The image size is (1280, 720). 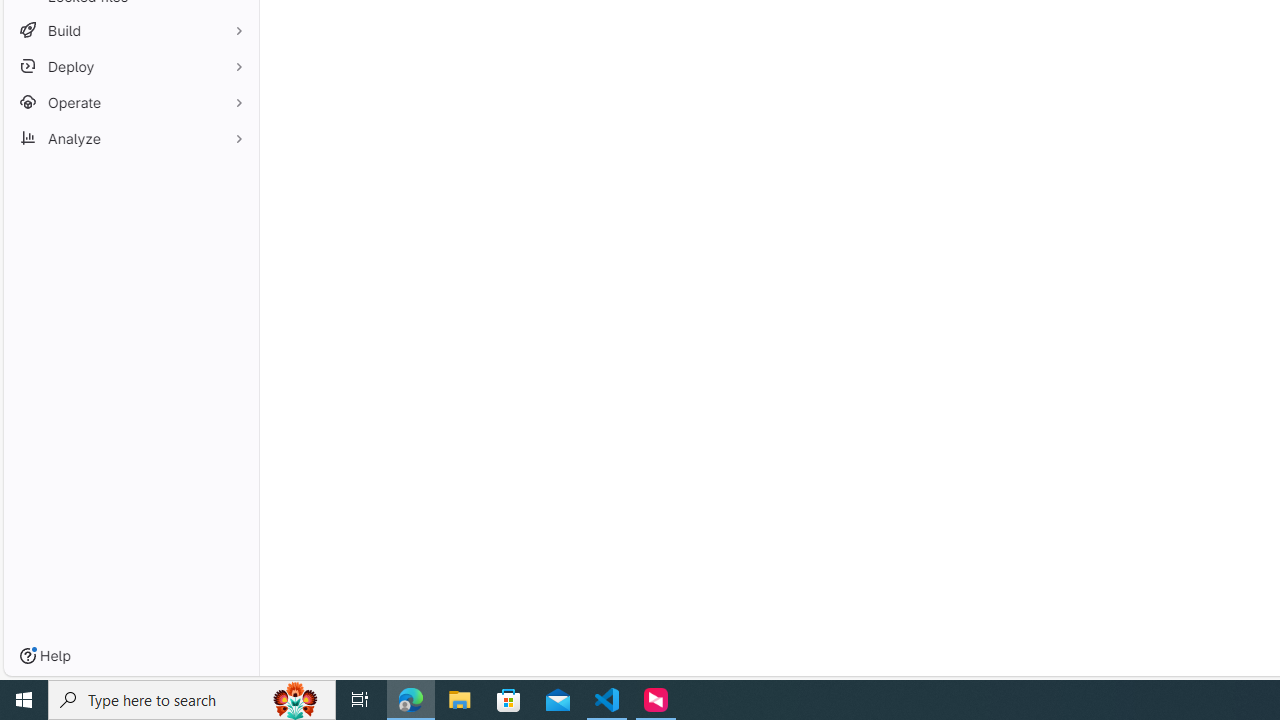 What do you see at coordinates (130, 30) in the screenshot?
I see `'Build'` at bounding box center [130, 30].